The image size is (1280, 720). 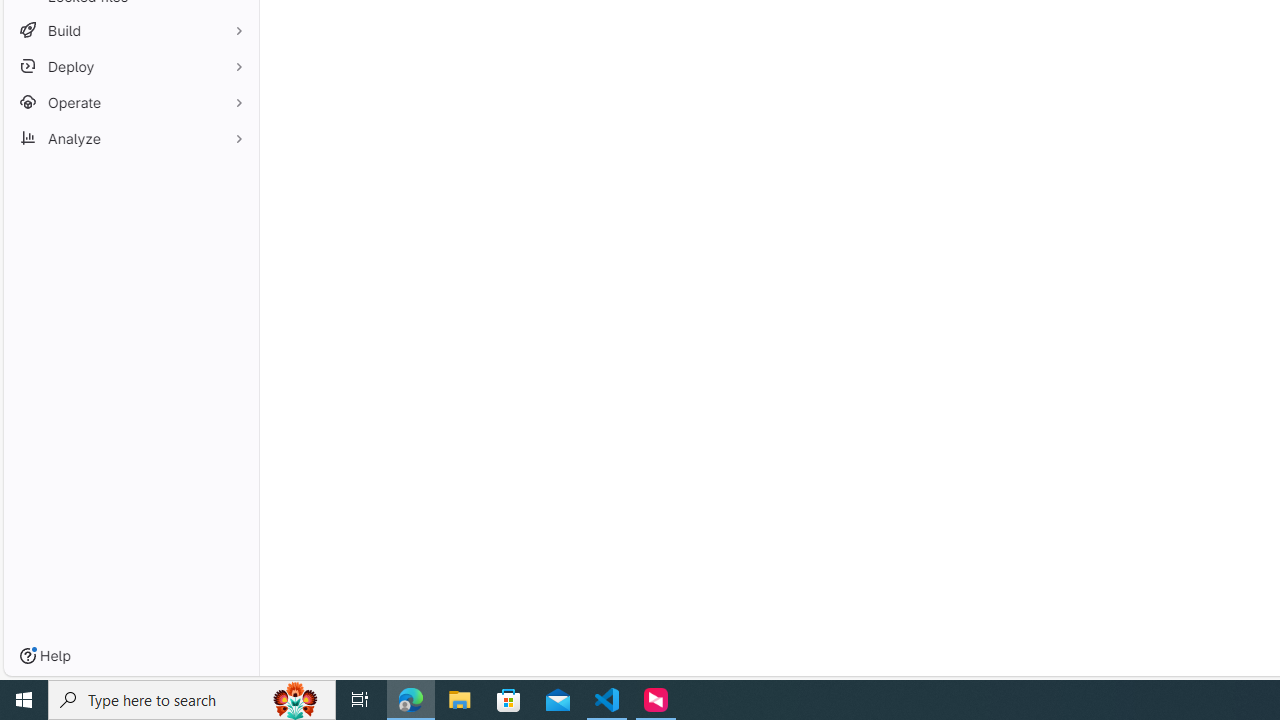 What do you see at coordinates (130, 30) in the screenshot?
I see `'Build'` at bounding box center [130, 30].